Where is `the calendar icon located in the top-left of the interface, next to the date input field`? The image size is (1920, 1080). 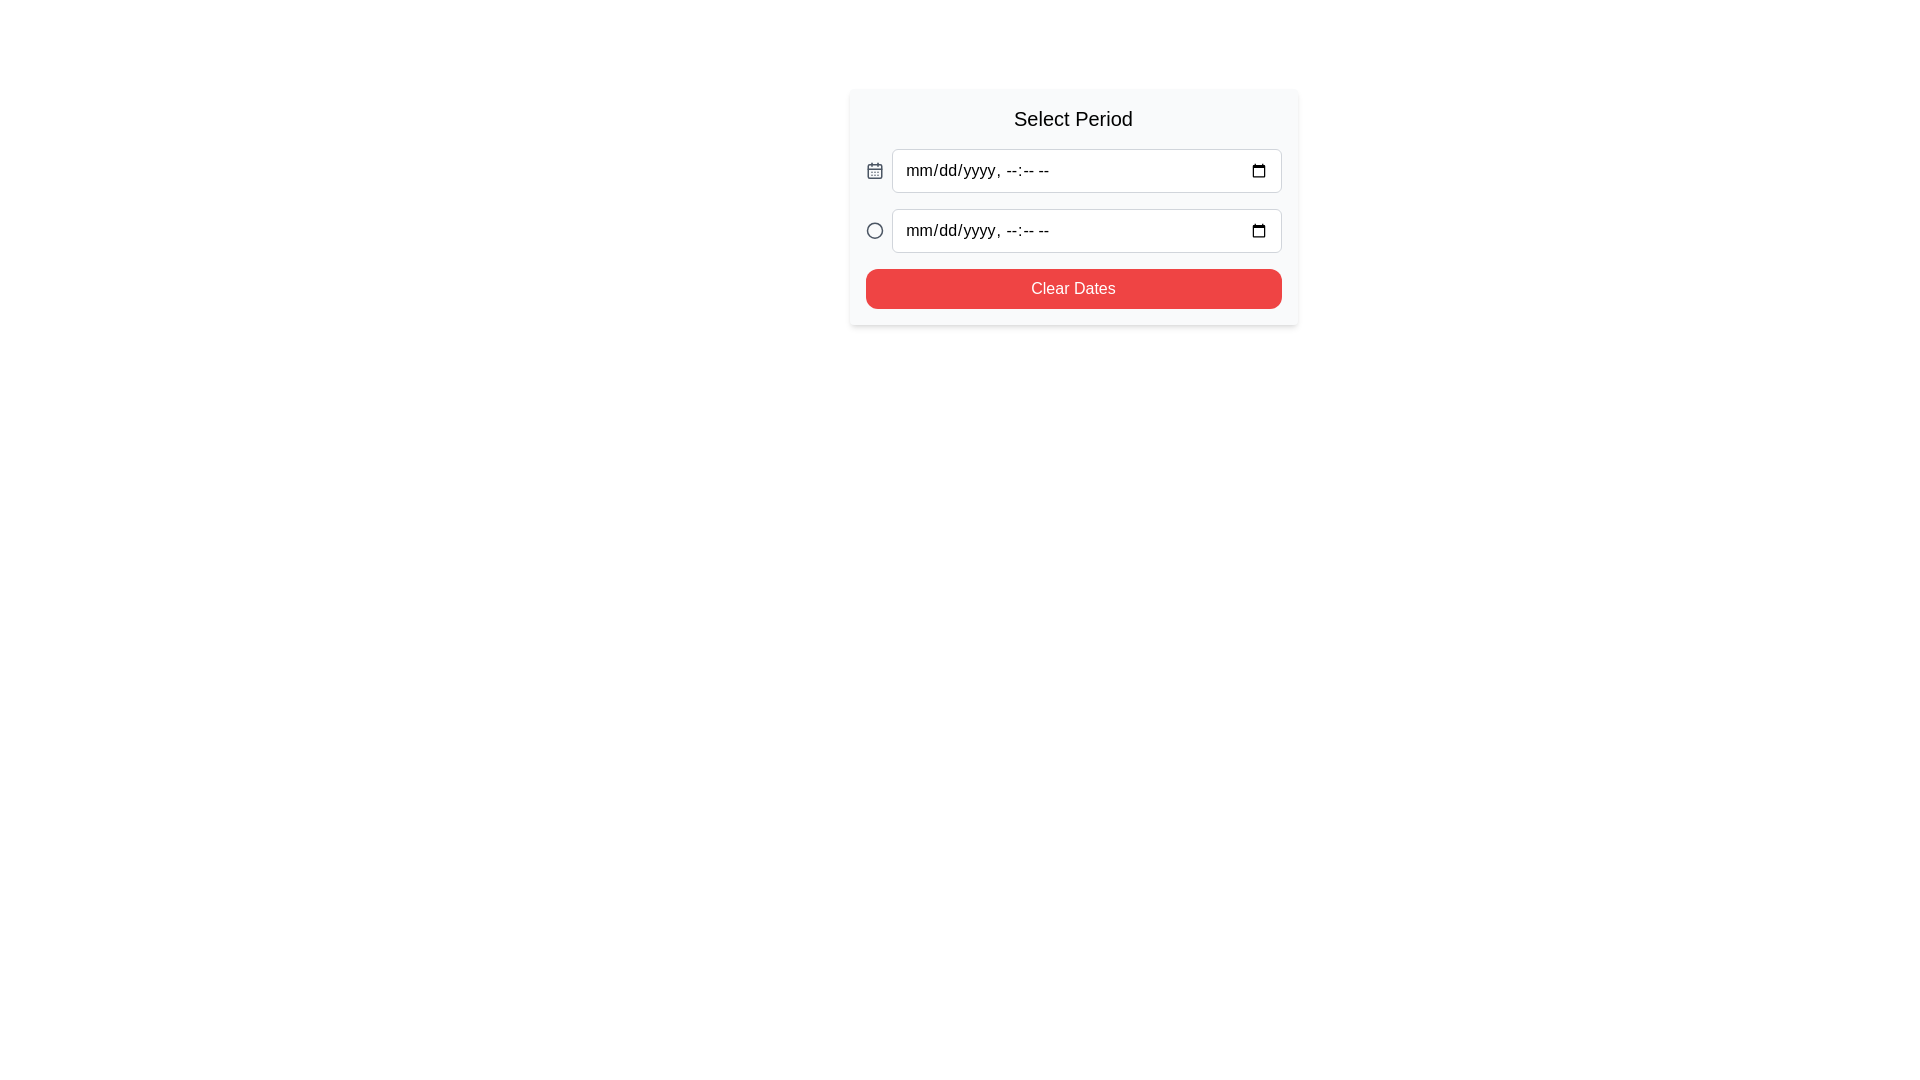 the calendar icon located in the top-left of the interface, next to the date input field is located at coordinates (874, 170).